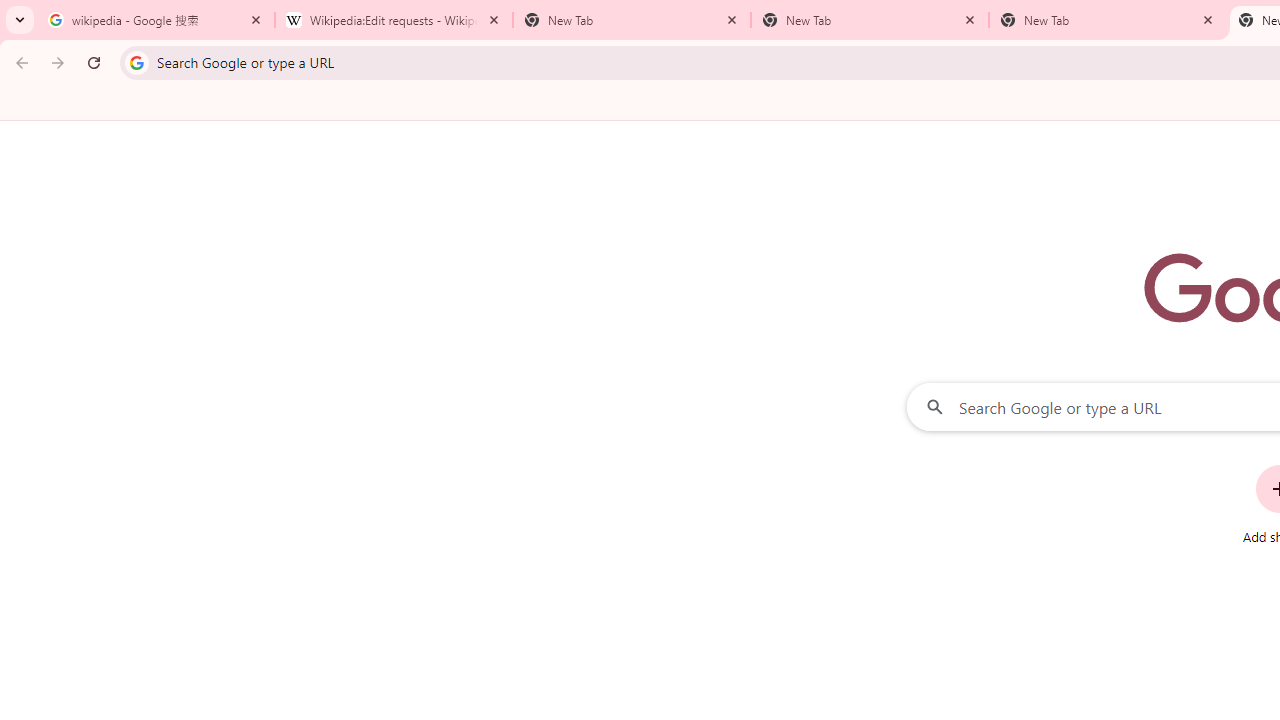 This screenshot has width=1280, height=720. I want to click on 'New Tab', so click(1107, 20).